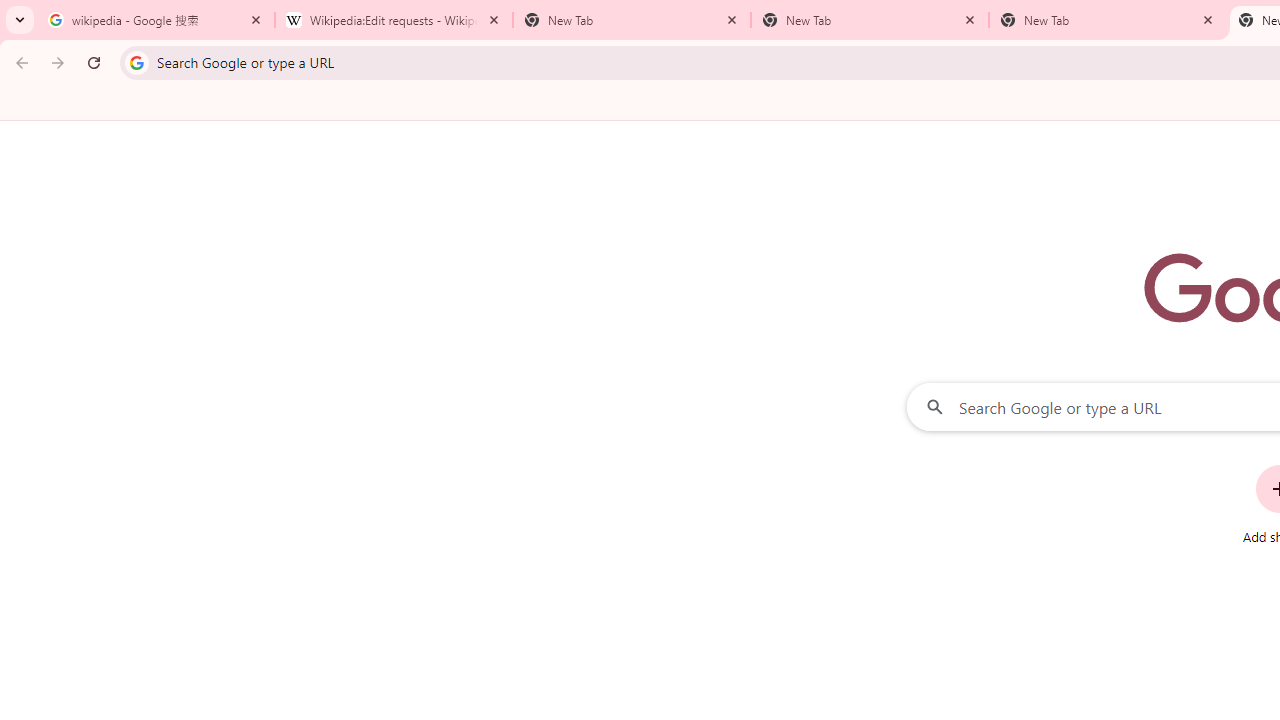 This screenshot has width=1280, height=720. I want to click on 'New Tab', so click(1107, 20).